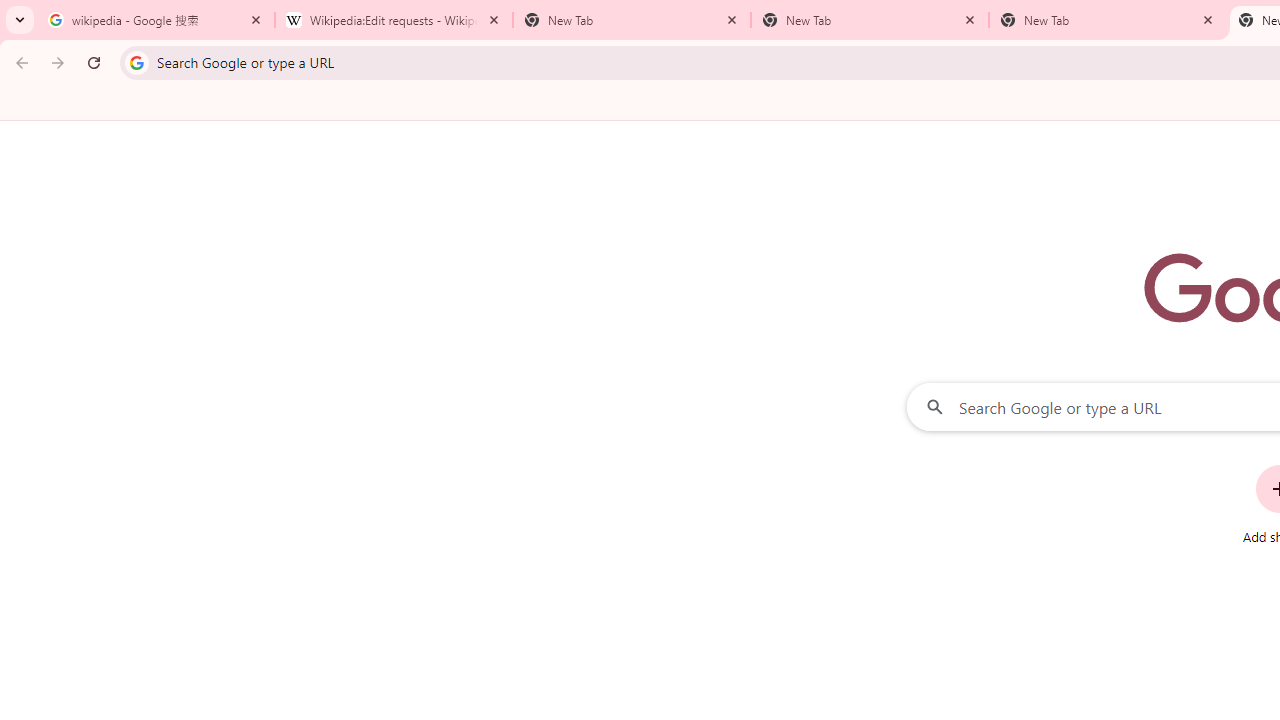 This screenshot has width=1280, height=720. I want to click on 'New Tab', so click(1107, 20).